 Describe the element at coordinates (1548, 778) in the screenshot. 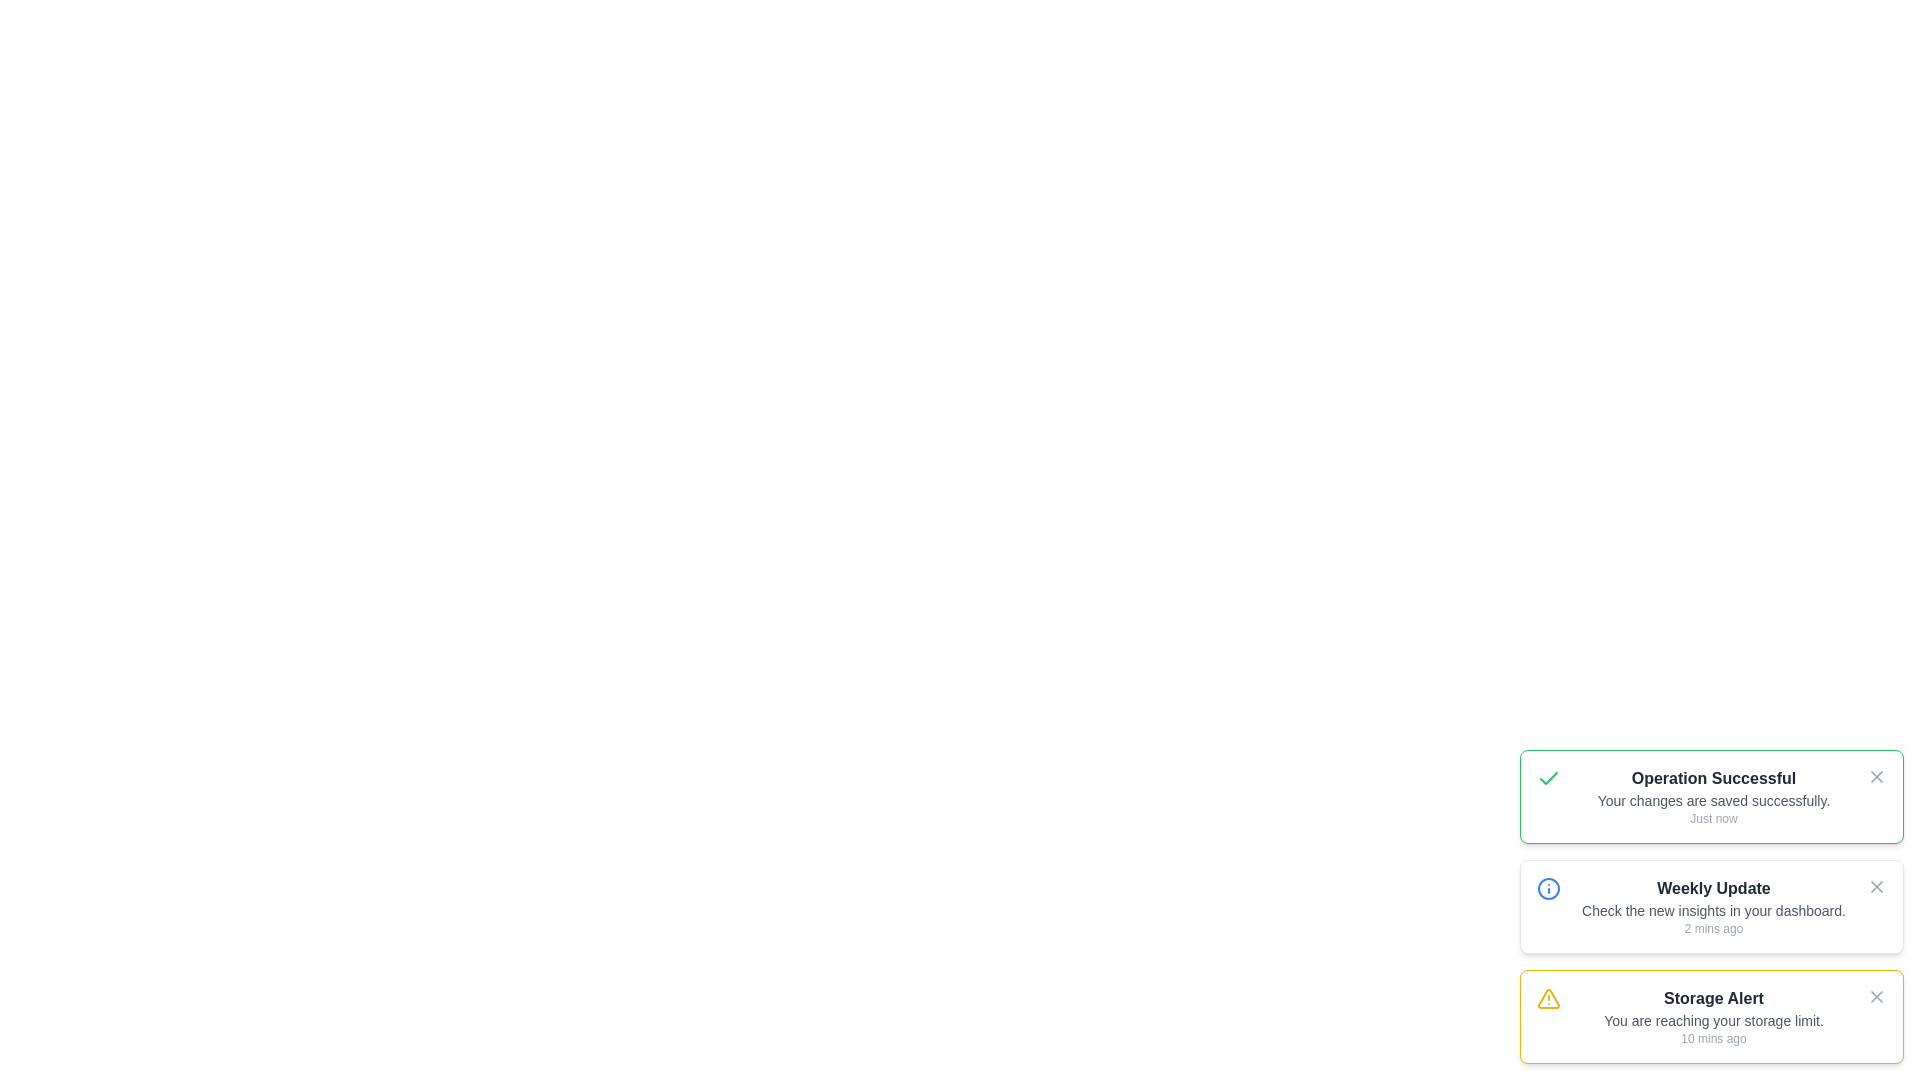

I see `the checkmark icon located within the 'Operation Successful' notification card in the bottom-right corner of the interface` at that location.